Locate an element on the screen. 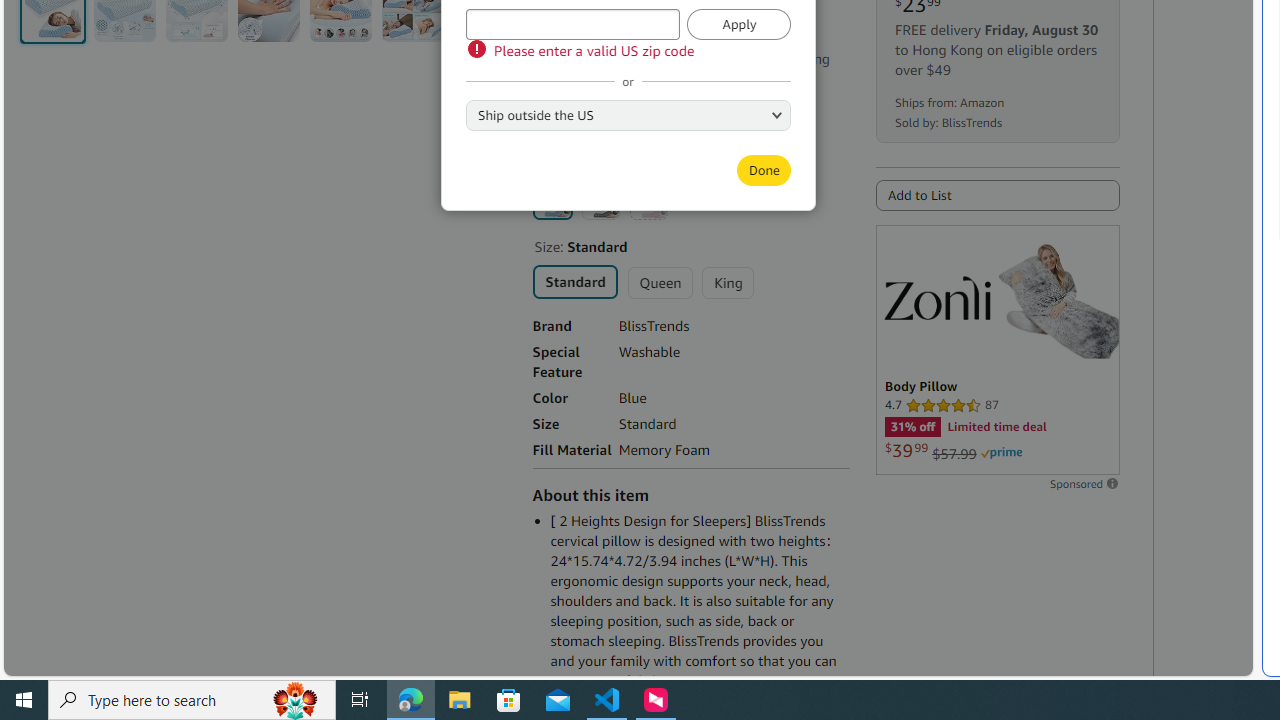  'Shop items' is located at coordinates (576, 126).